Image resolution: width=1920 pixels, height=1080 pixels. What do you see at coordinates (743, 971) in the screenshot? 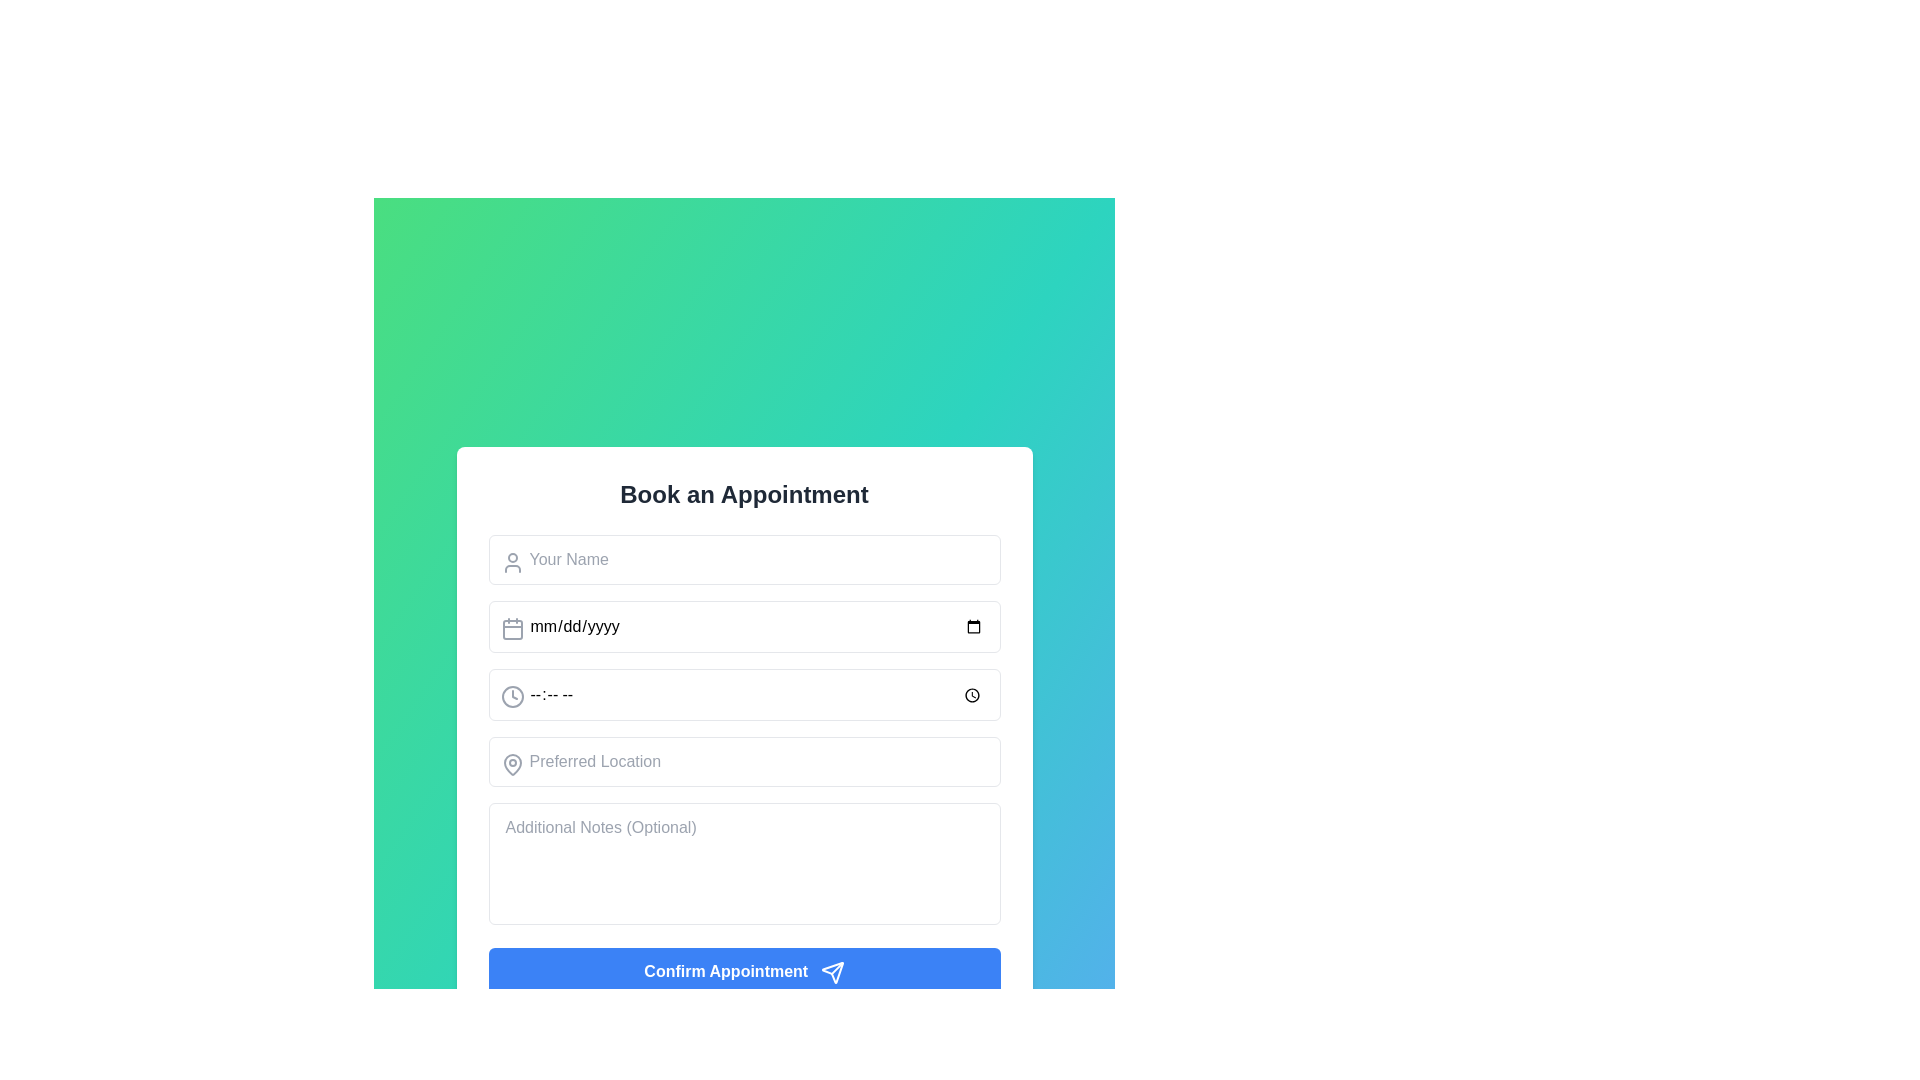
I see `the submit button located at the bottom of the form layout, directly below the 'Additional Notes (Optional)' text field, to observe any hover effects` at bounding box center [743, 971].